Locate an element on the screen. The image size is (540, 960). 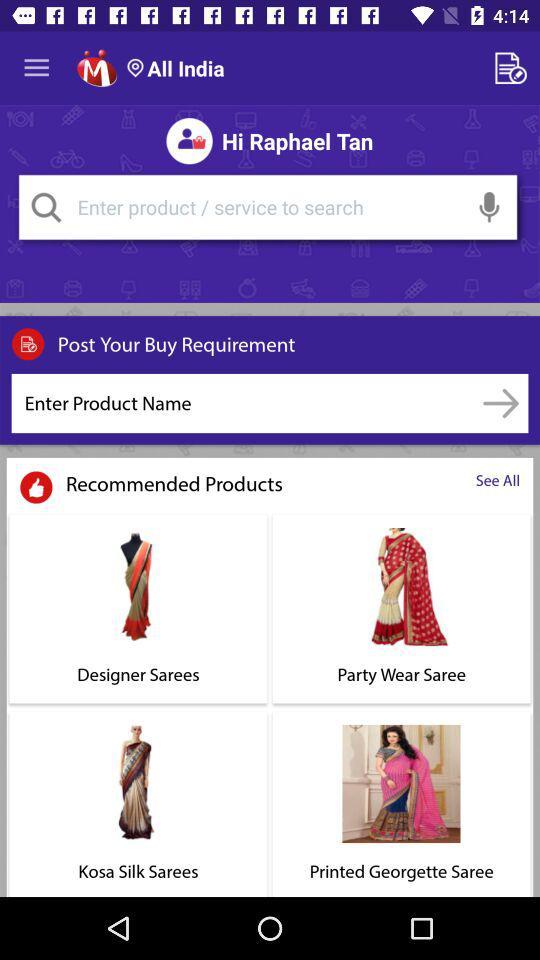
search is located at coordinates (46, 207).